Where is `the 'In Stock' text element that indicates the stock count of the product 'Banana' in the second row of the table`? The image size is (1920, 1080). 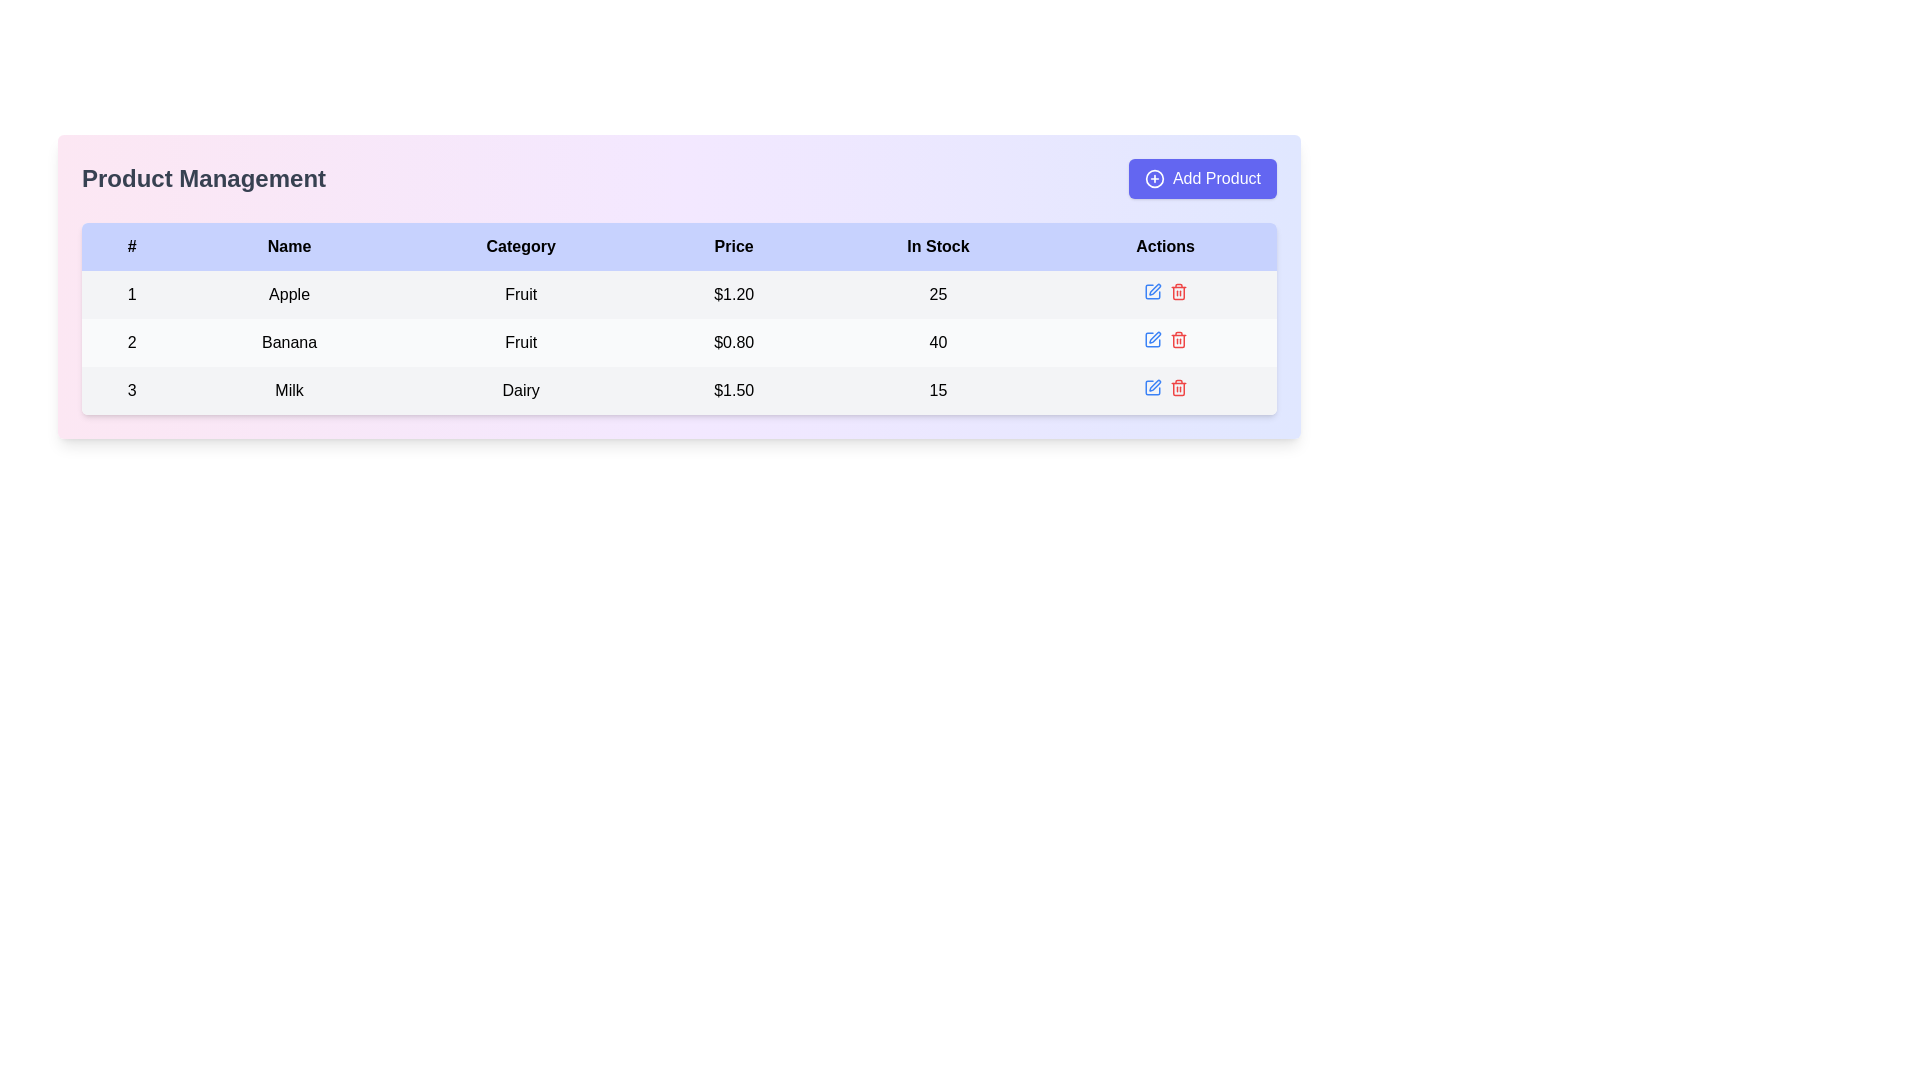
the 'In Stock' text element that indicates the stock count of the product 'Banana' in the second row of the table is located at coordinates (937, 342).